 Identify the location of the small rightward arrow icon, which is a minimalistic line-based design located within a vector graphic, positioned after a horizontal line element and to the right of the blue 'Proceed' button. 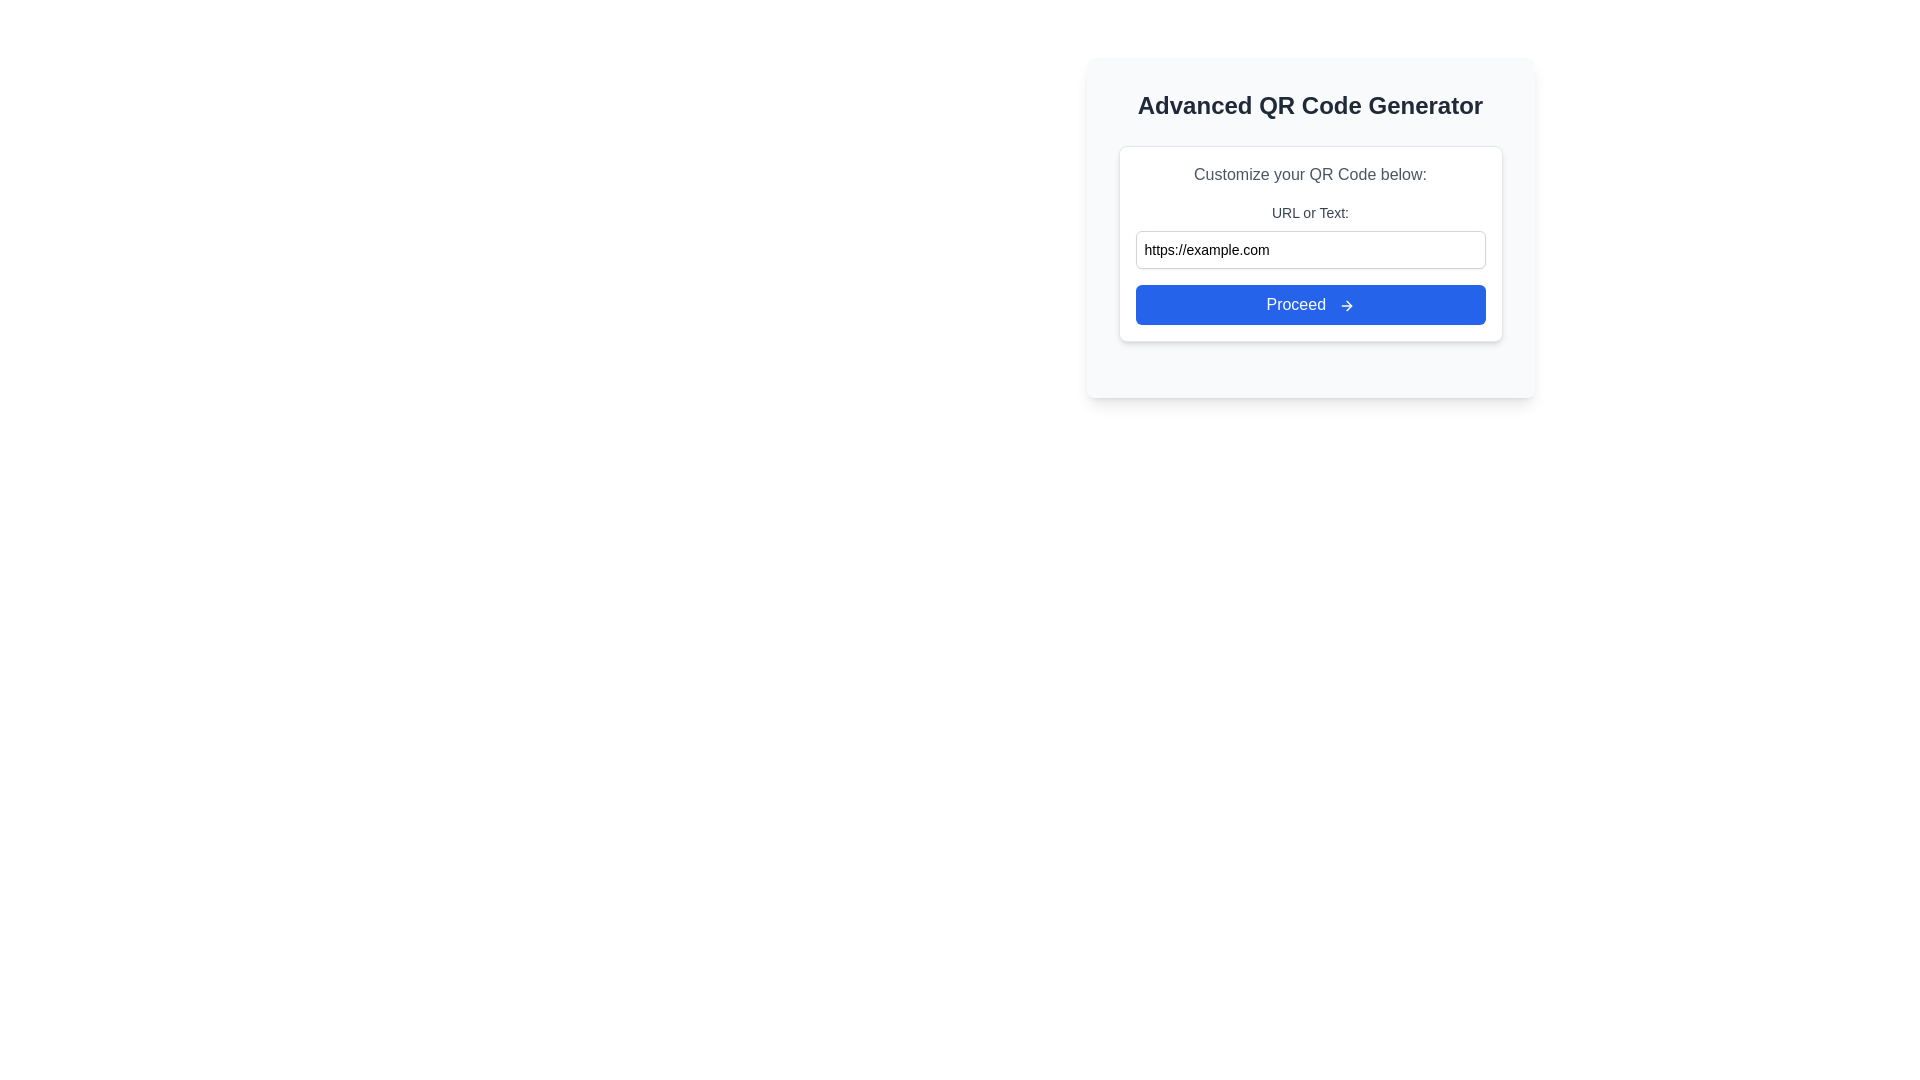
(1348, 305).